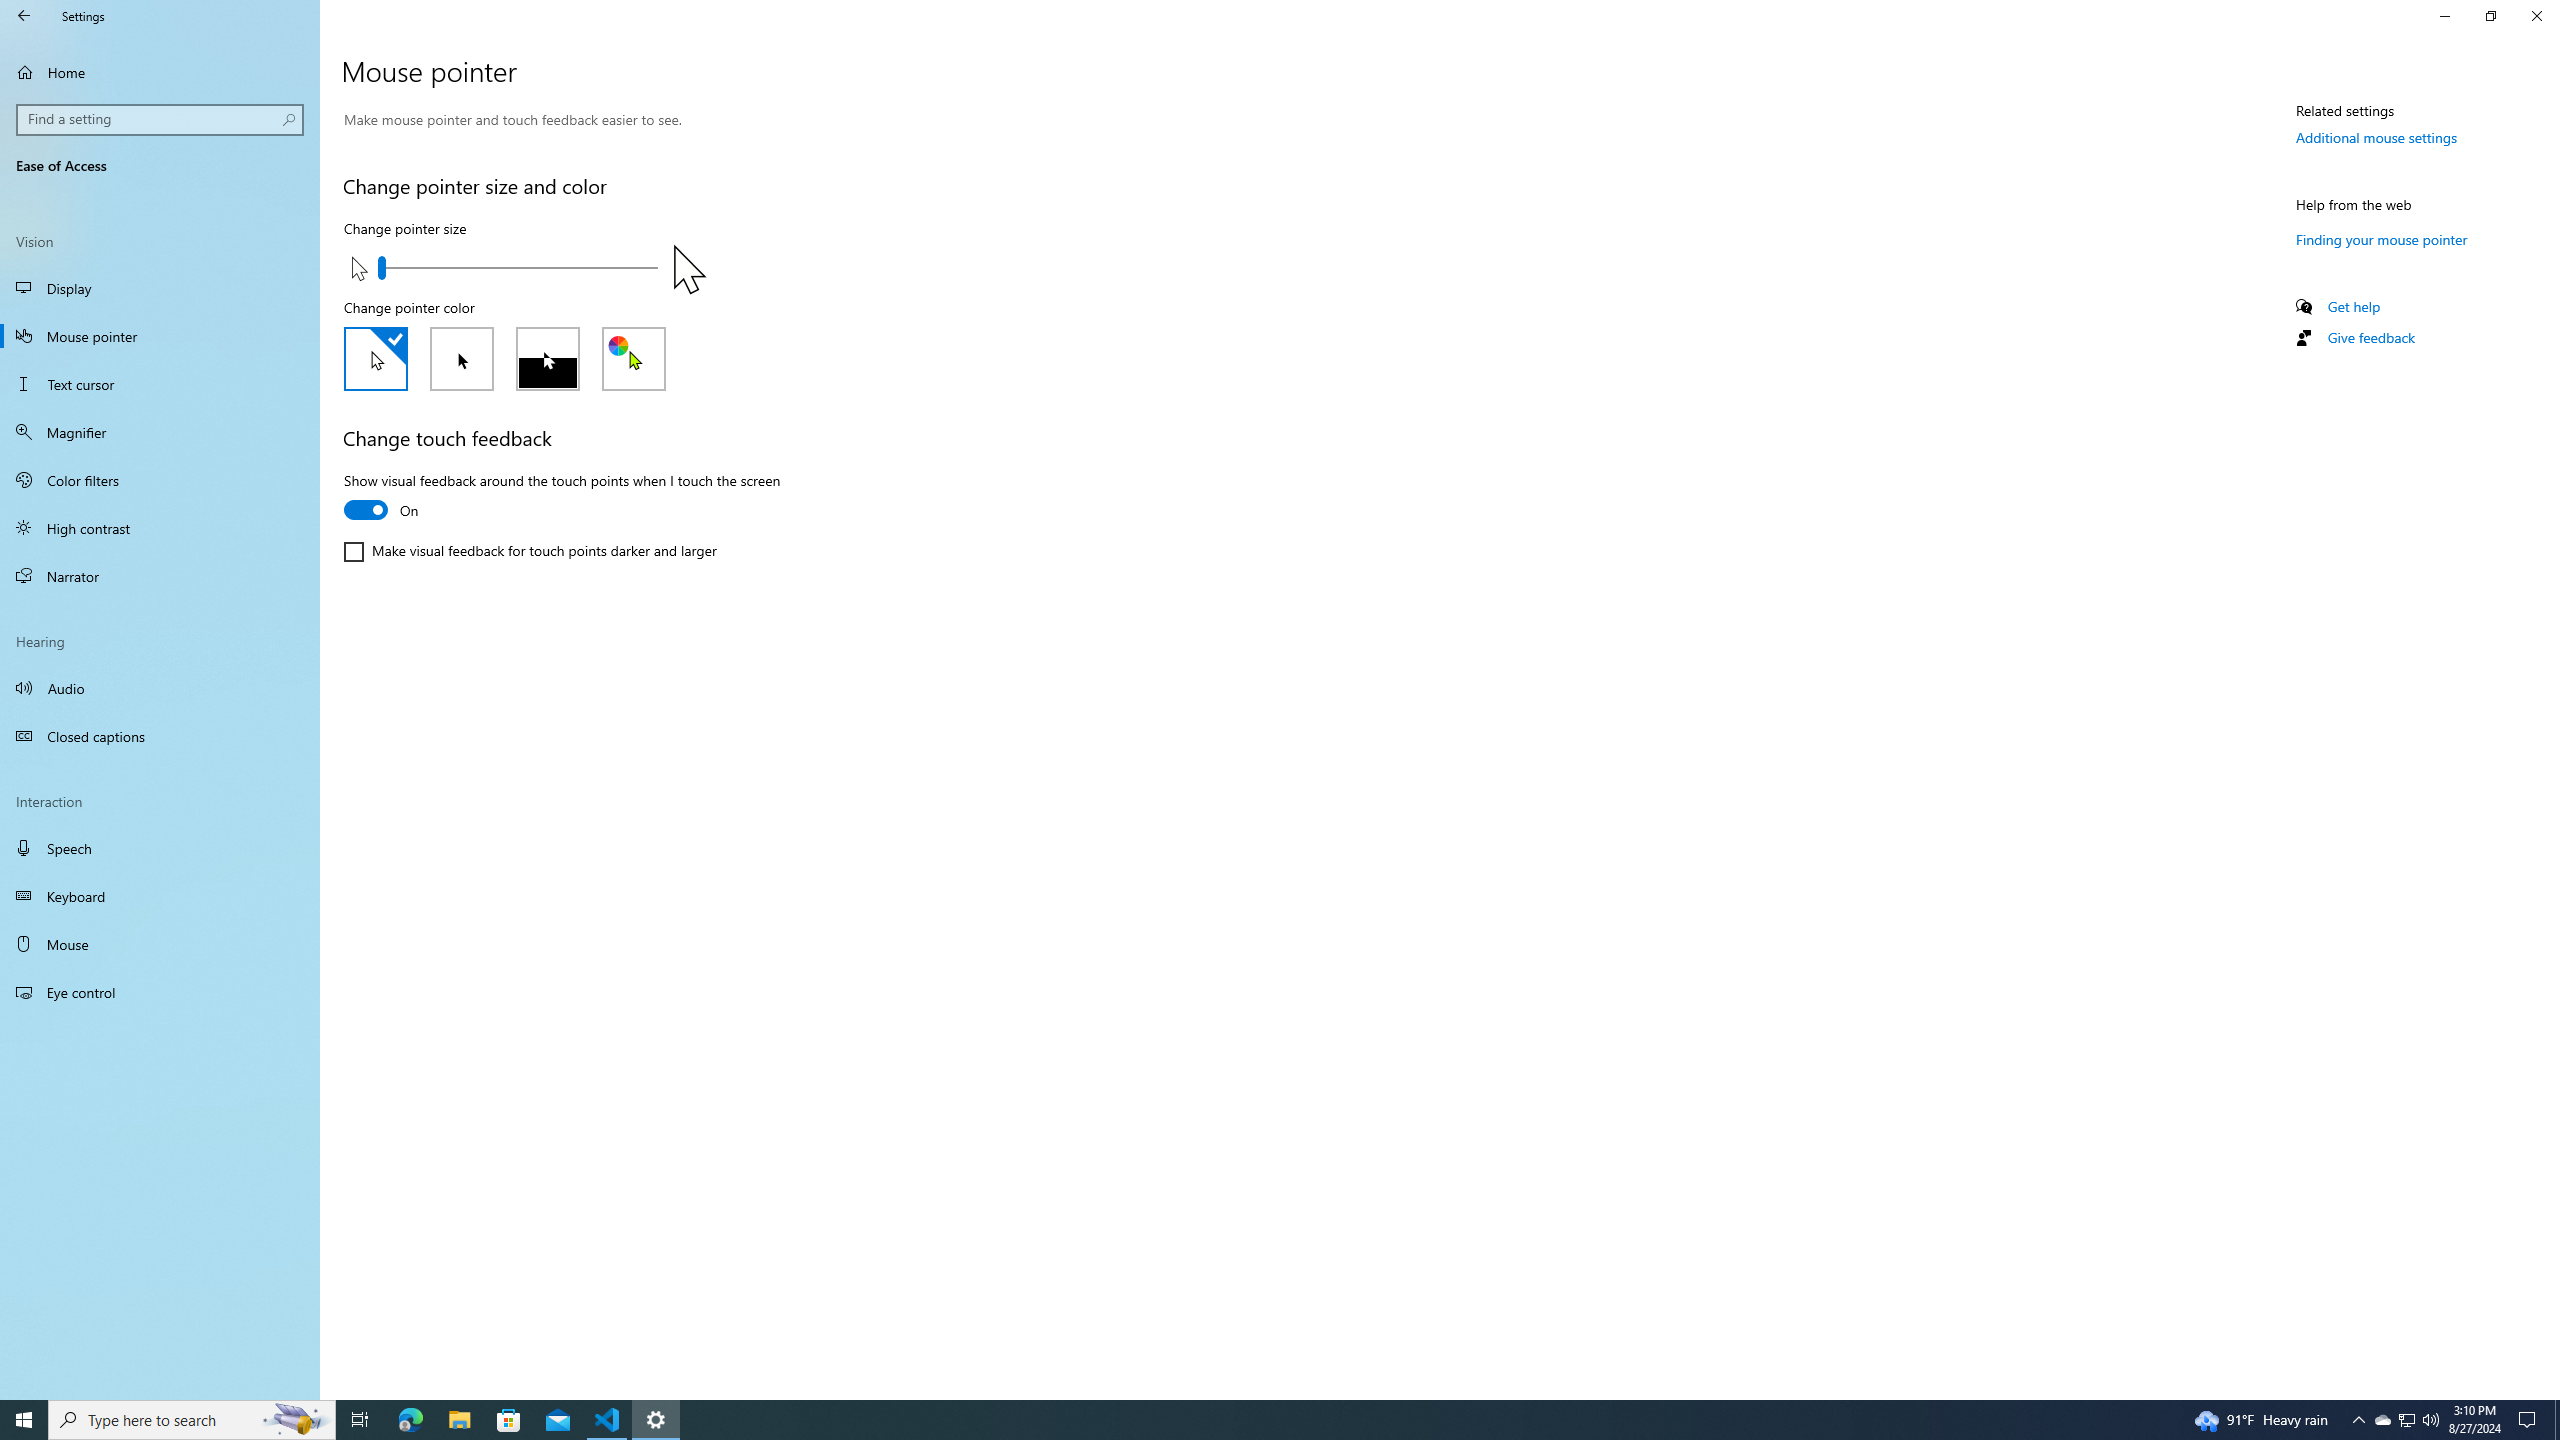 This screenshot has width=2560, height=1440. What do you see at coordinates (375, 359) in the screenshot?
I see `'White'` at bounding box center [375, 359].